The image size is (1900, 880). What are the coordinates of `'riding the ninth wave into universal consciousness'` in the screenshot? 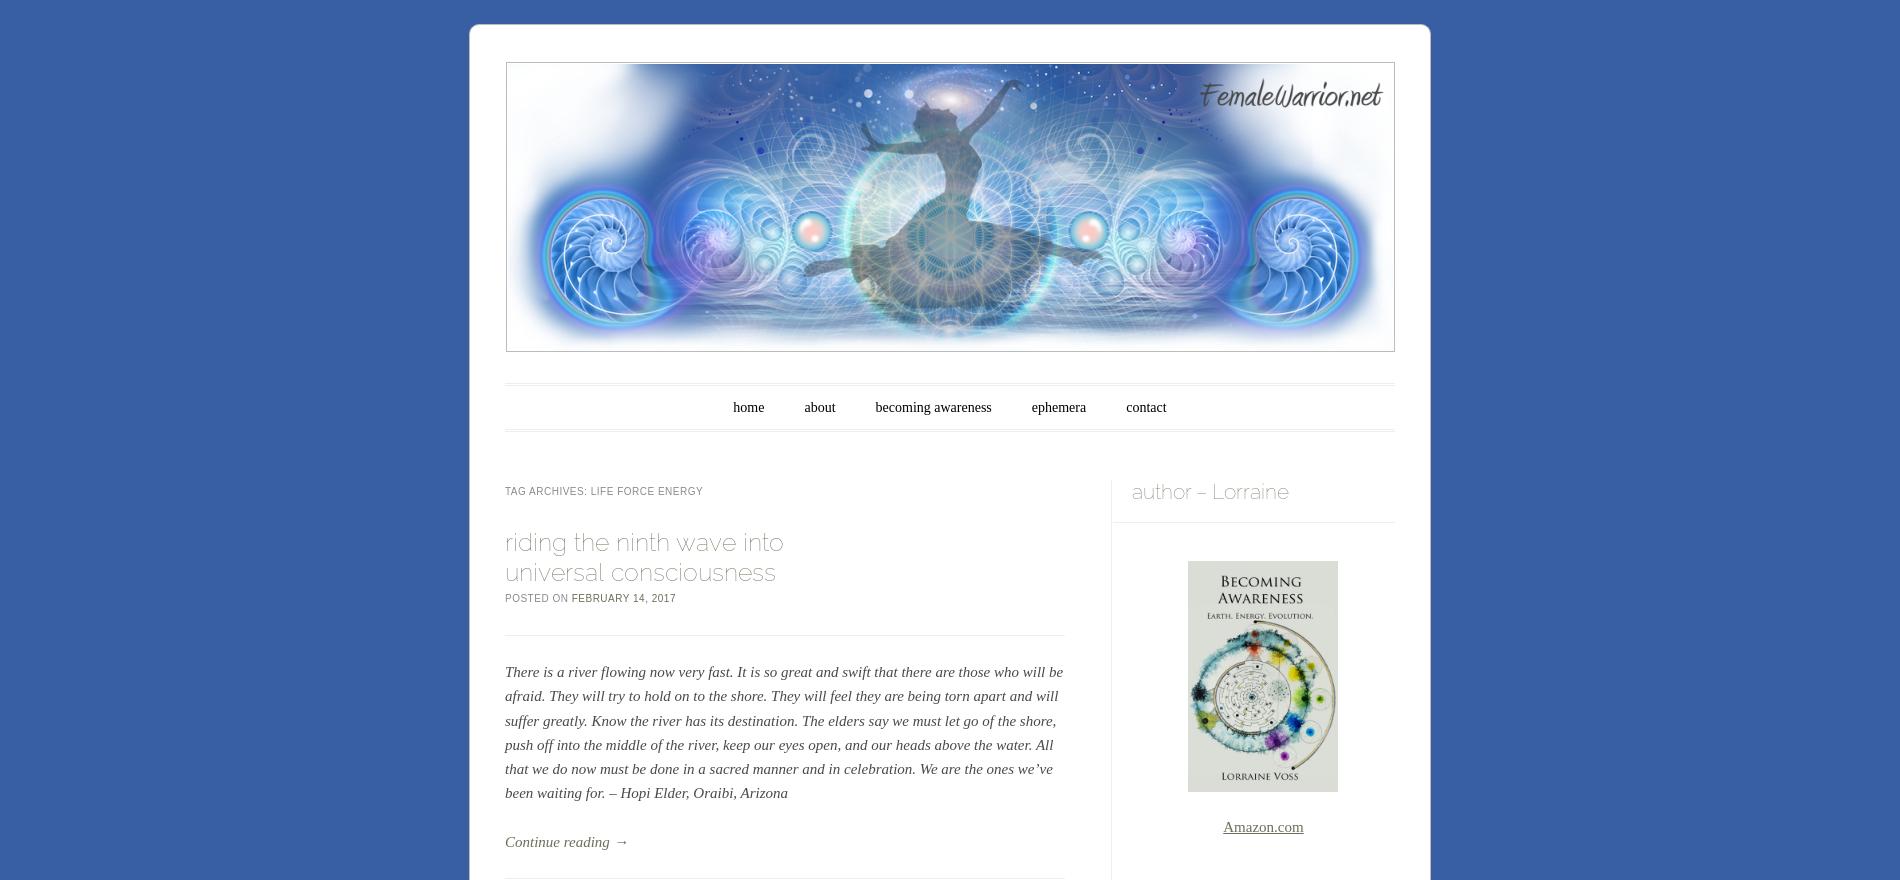 It's located at (644, 556).